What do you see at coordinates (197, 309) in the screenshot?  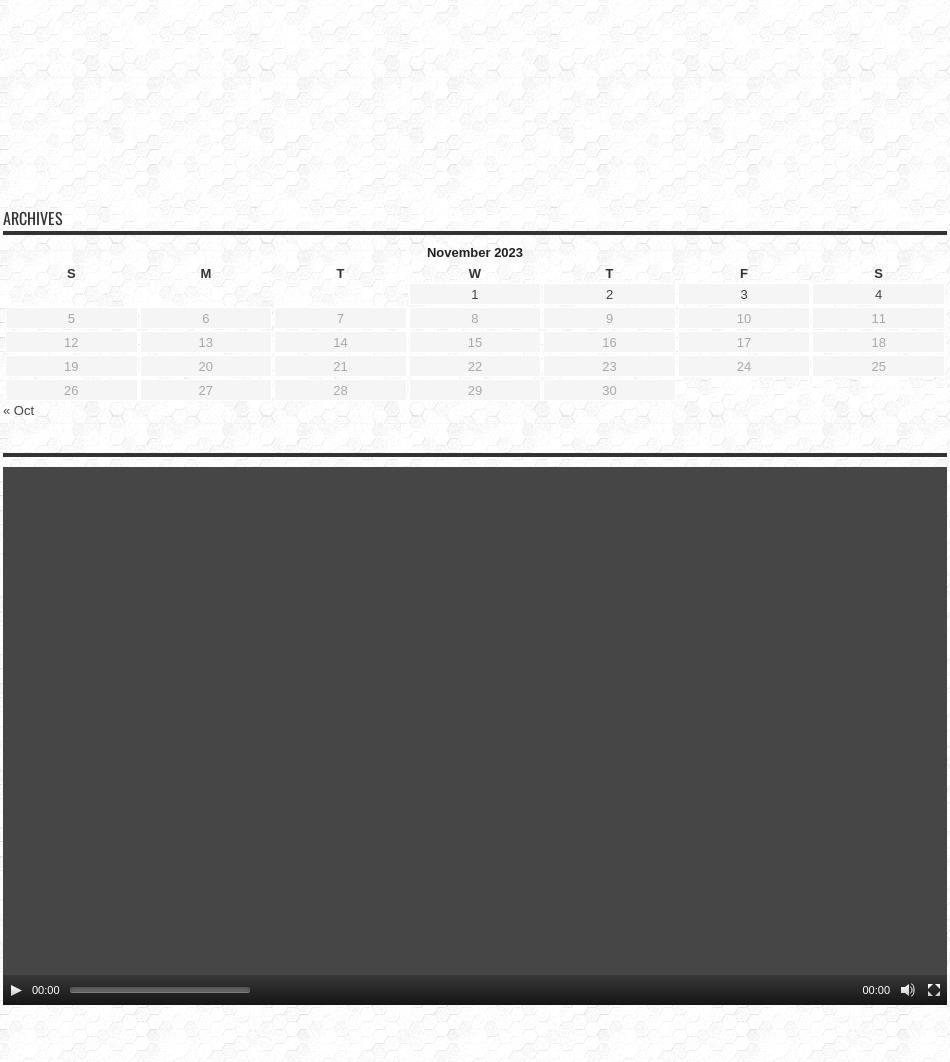 I see `'13'` at bounding box center [197, 309].